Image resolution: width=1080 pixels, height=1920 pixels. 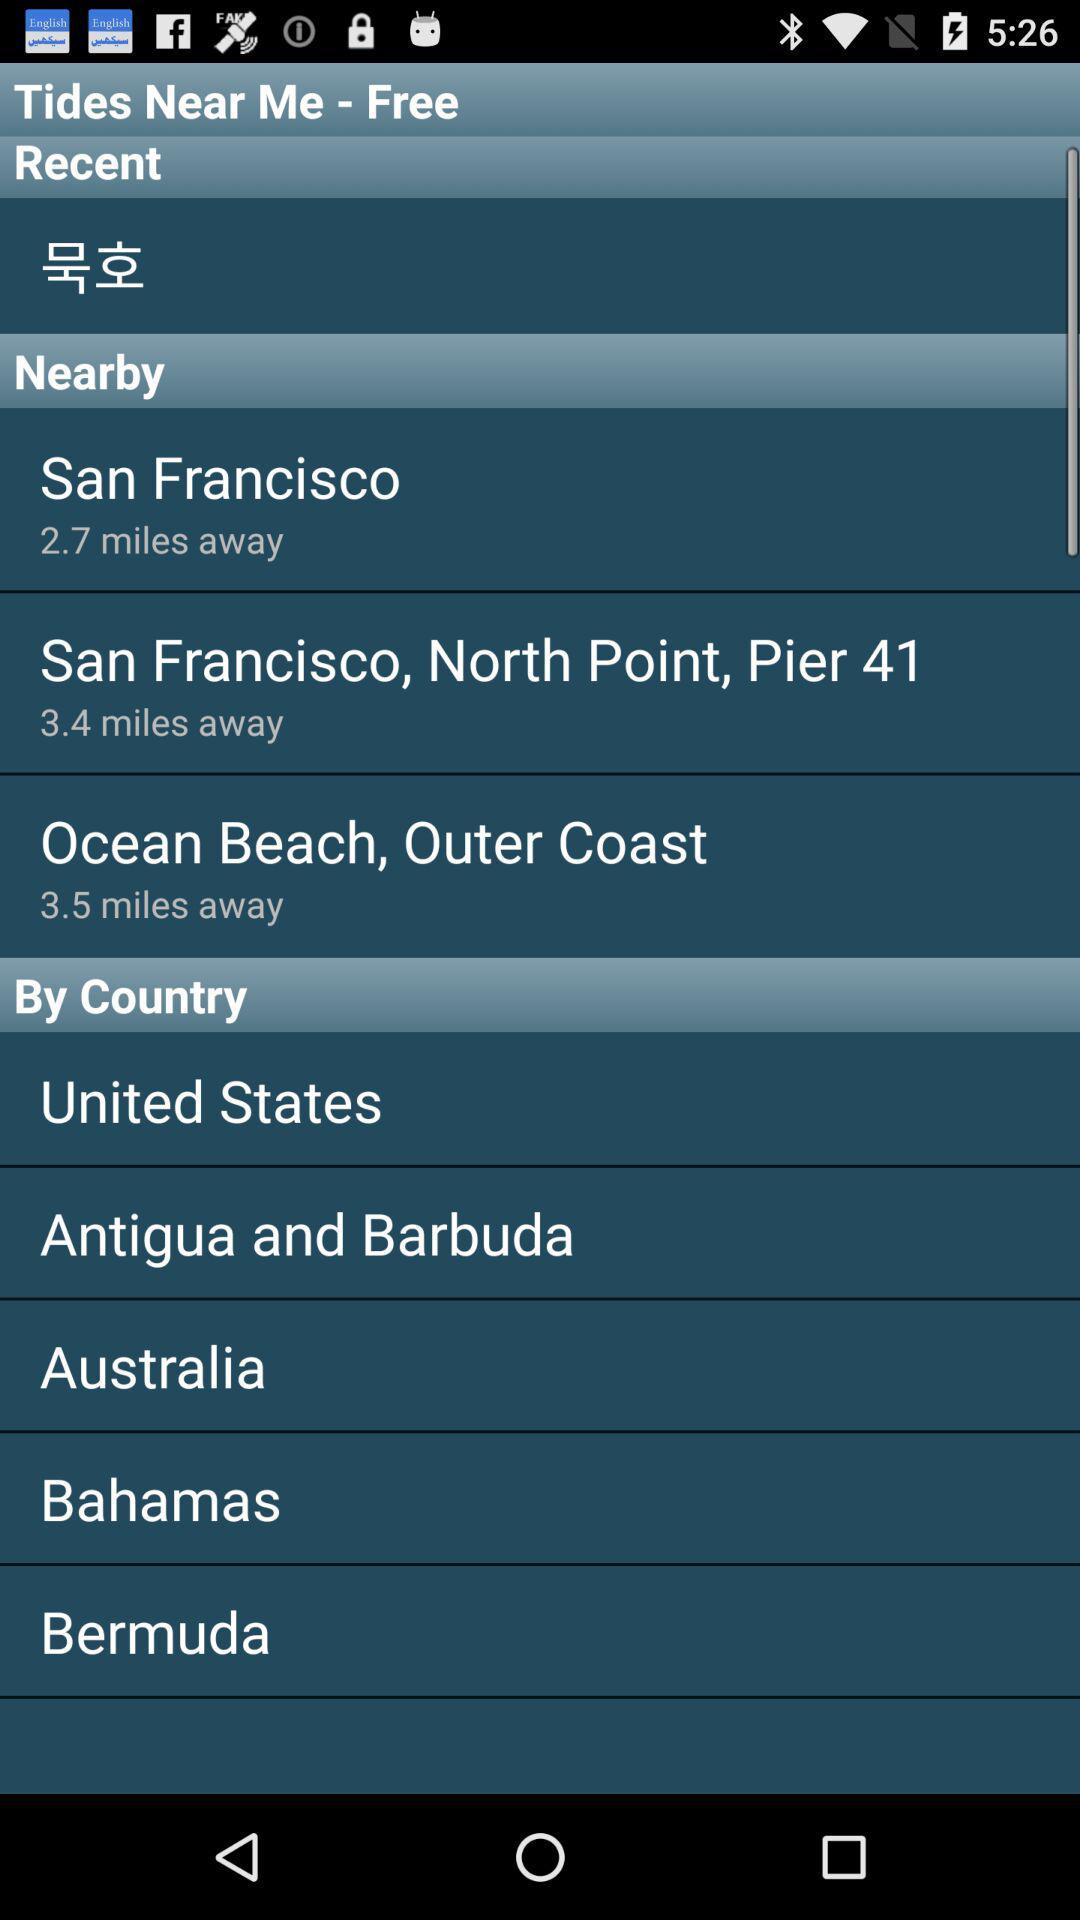 I want to click on the app below san francisco app, so click(x=559, y=539).